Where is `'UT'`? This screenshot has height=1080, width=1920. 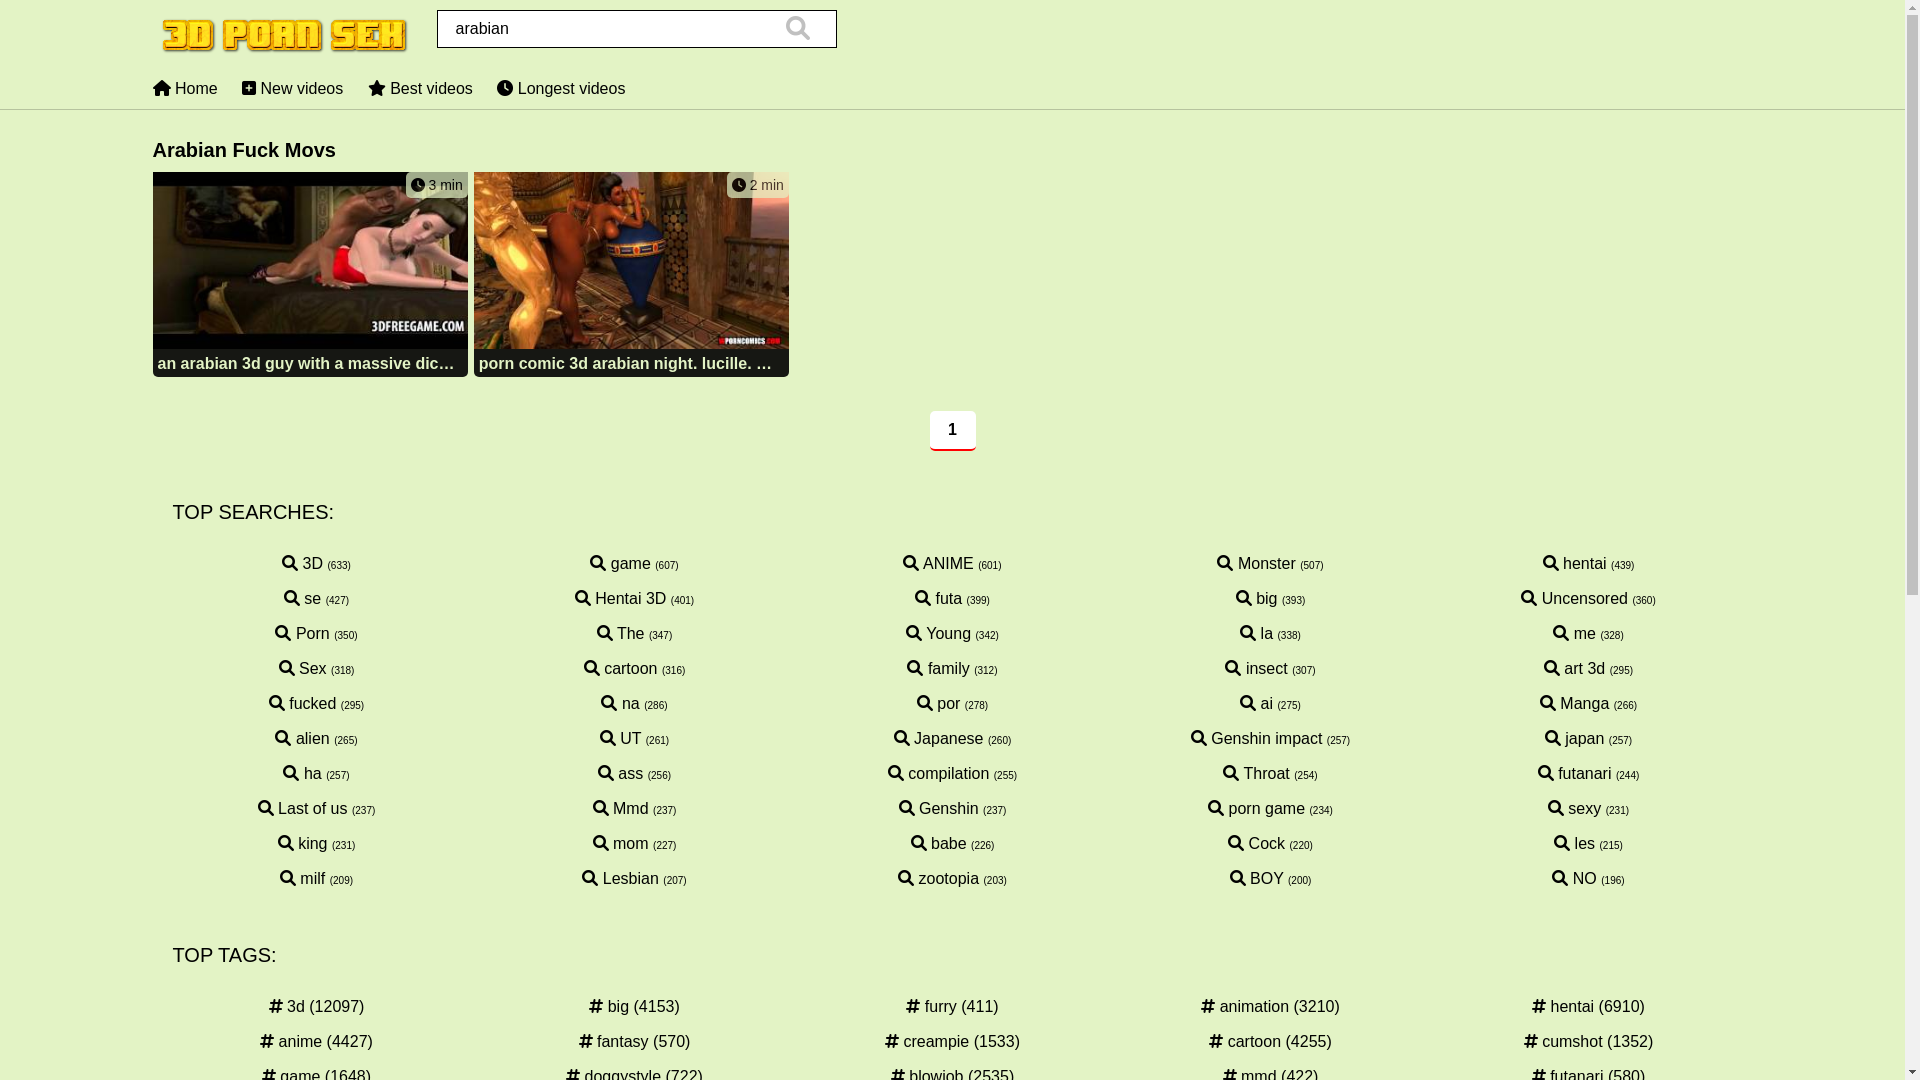 'UT' is located at coordinates (619, 738).